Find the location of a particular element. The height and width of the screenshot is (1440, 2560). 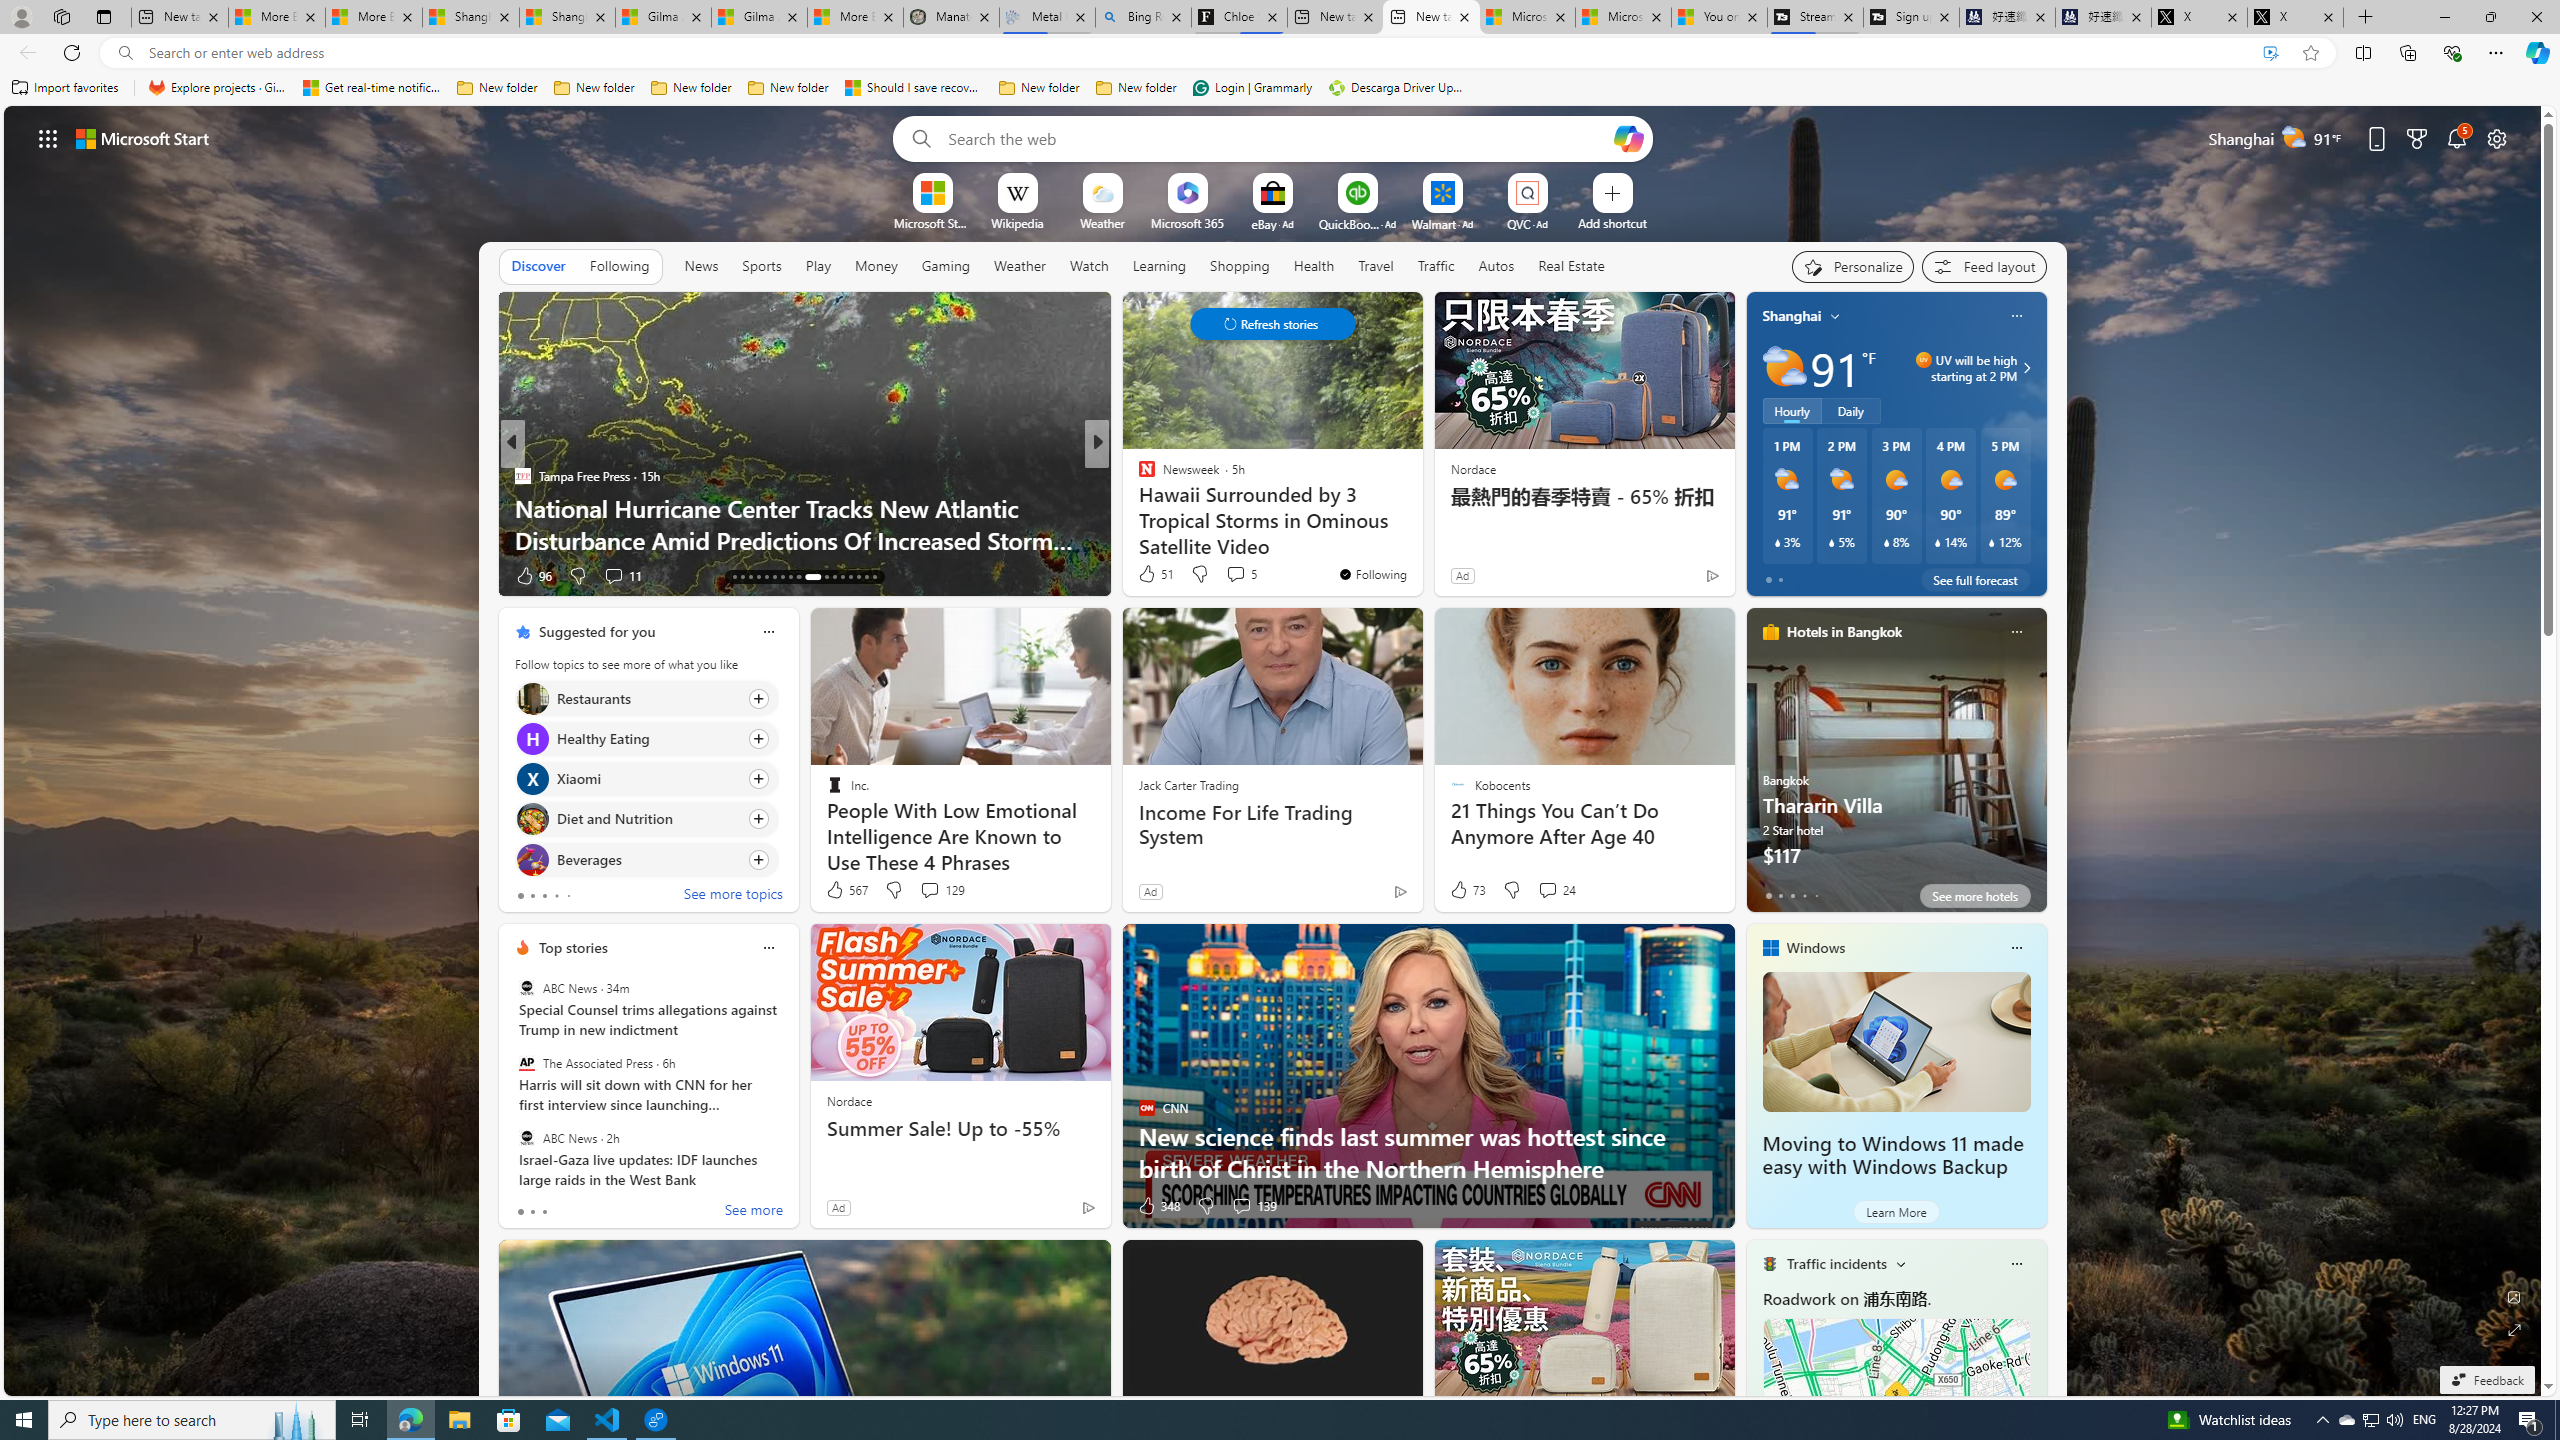

'View comments 3 Comment' is located at coordinates (1227, 574).